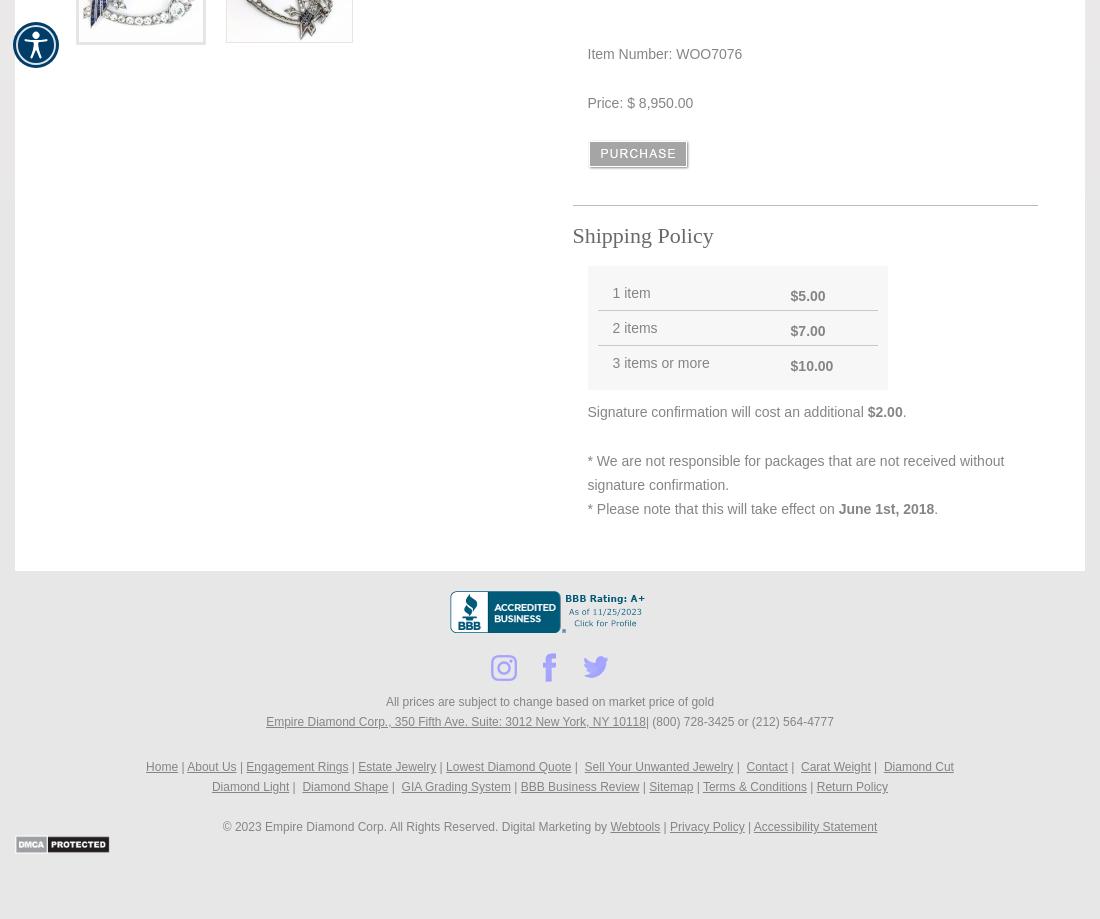  What do you see at coordinates (343, 787) in the screenshot?
I see `'Diamond Shape'` at bounding box center [343, 787].